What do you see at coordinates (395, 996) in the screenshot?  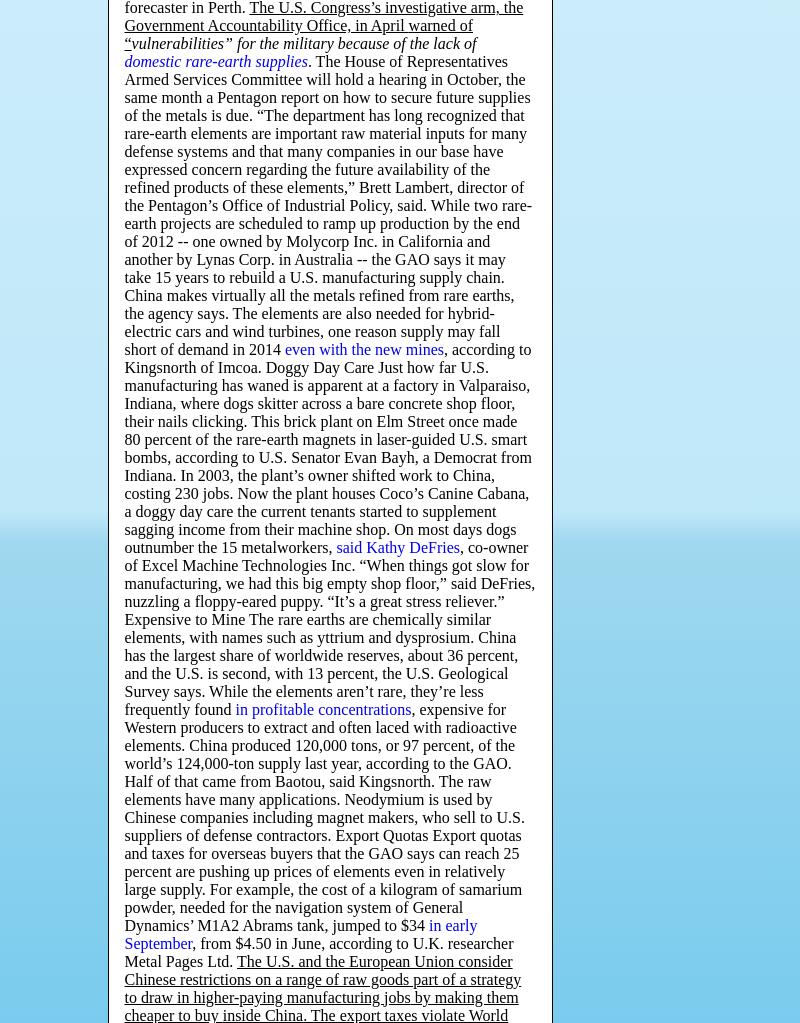 I see `'jobs'` at bounding box center [395, 996].